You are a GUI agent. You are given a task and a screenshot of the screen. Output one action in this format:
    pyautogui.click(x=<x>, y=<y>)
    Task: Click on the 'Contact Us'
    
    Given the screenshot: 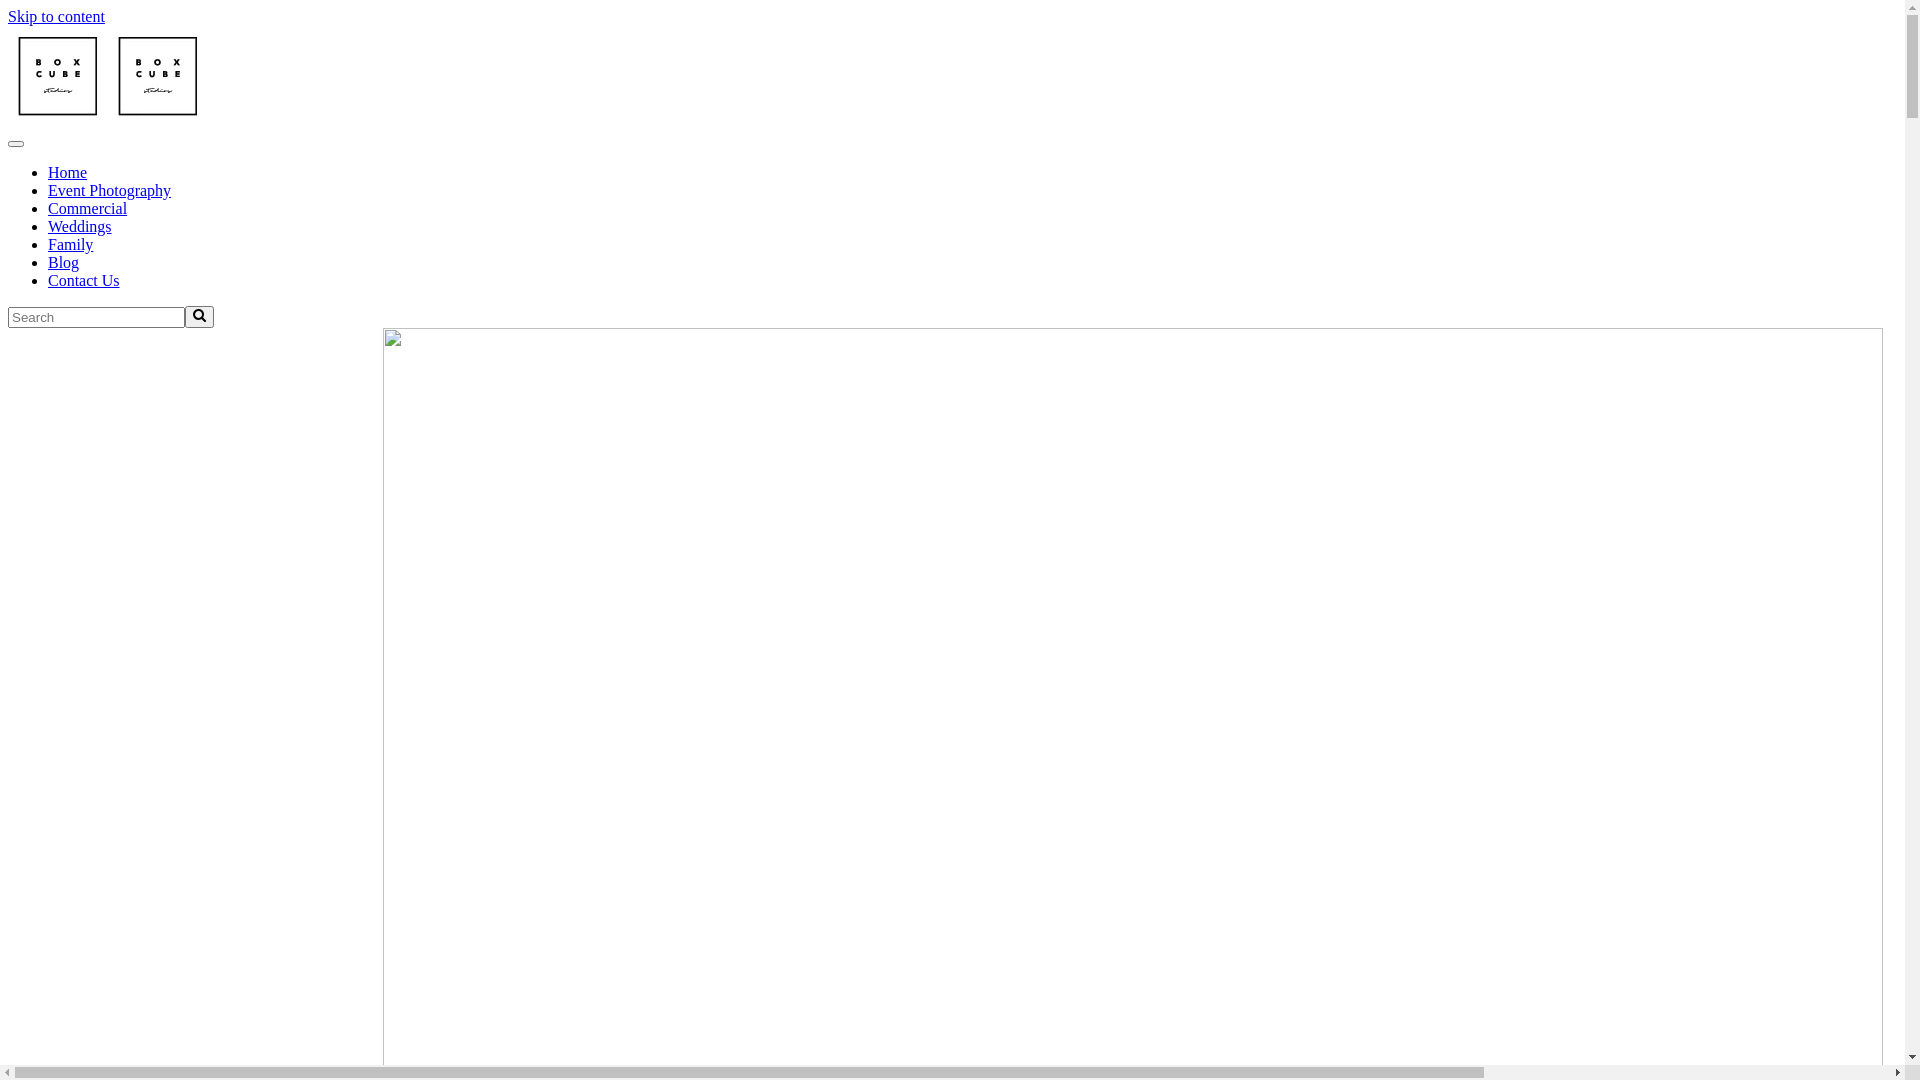 What is the action you would take?
    pyautogui.click(x=82, y=280)
    